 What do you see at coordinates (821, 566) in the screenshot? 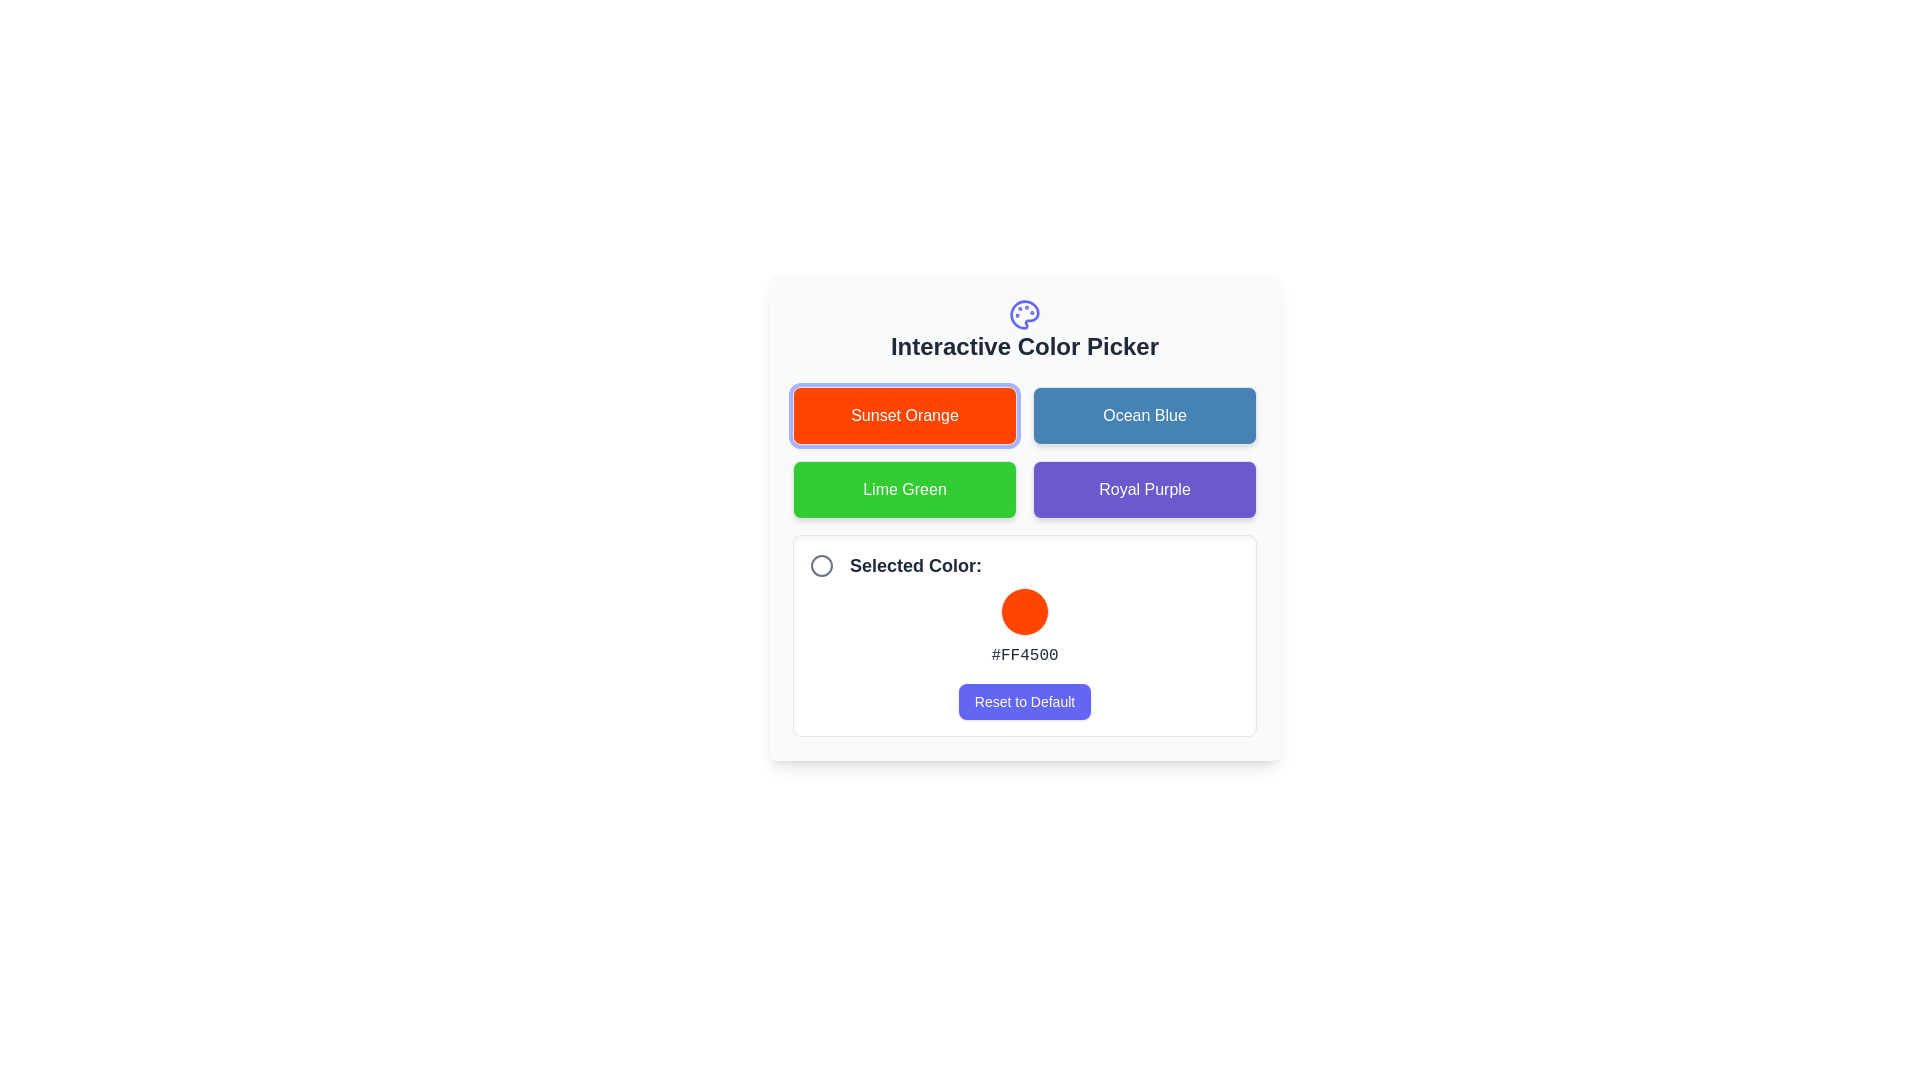
I see `the Graphical SVG circle element representing the selected color status in the 'Selected Color' section of the color options interface` at bounding box center [821, 566].